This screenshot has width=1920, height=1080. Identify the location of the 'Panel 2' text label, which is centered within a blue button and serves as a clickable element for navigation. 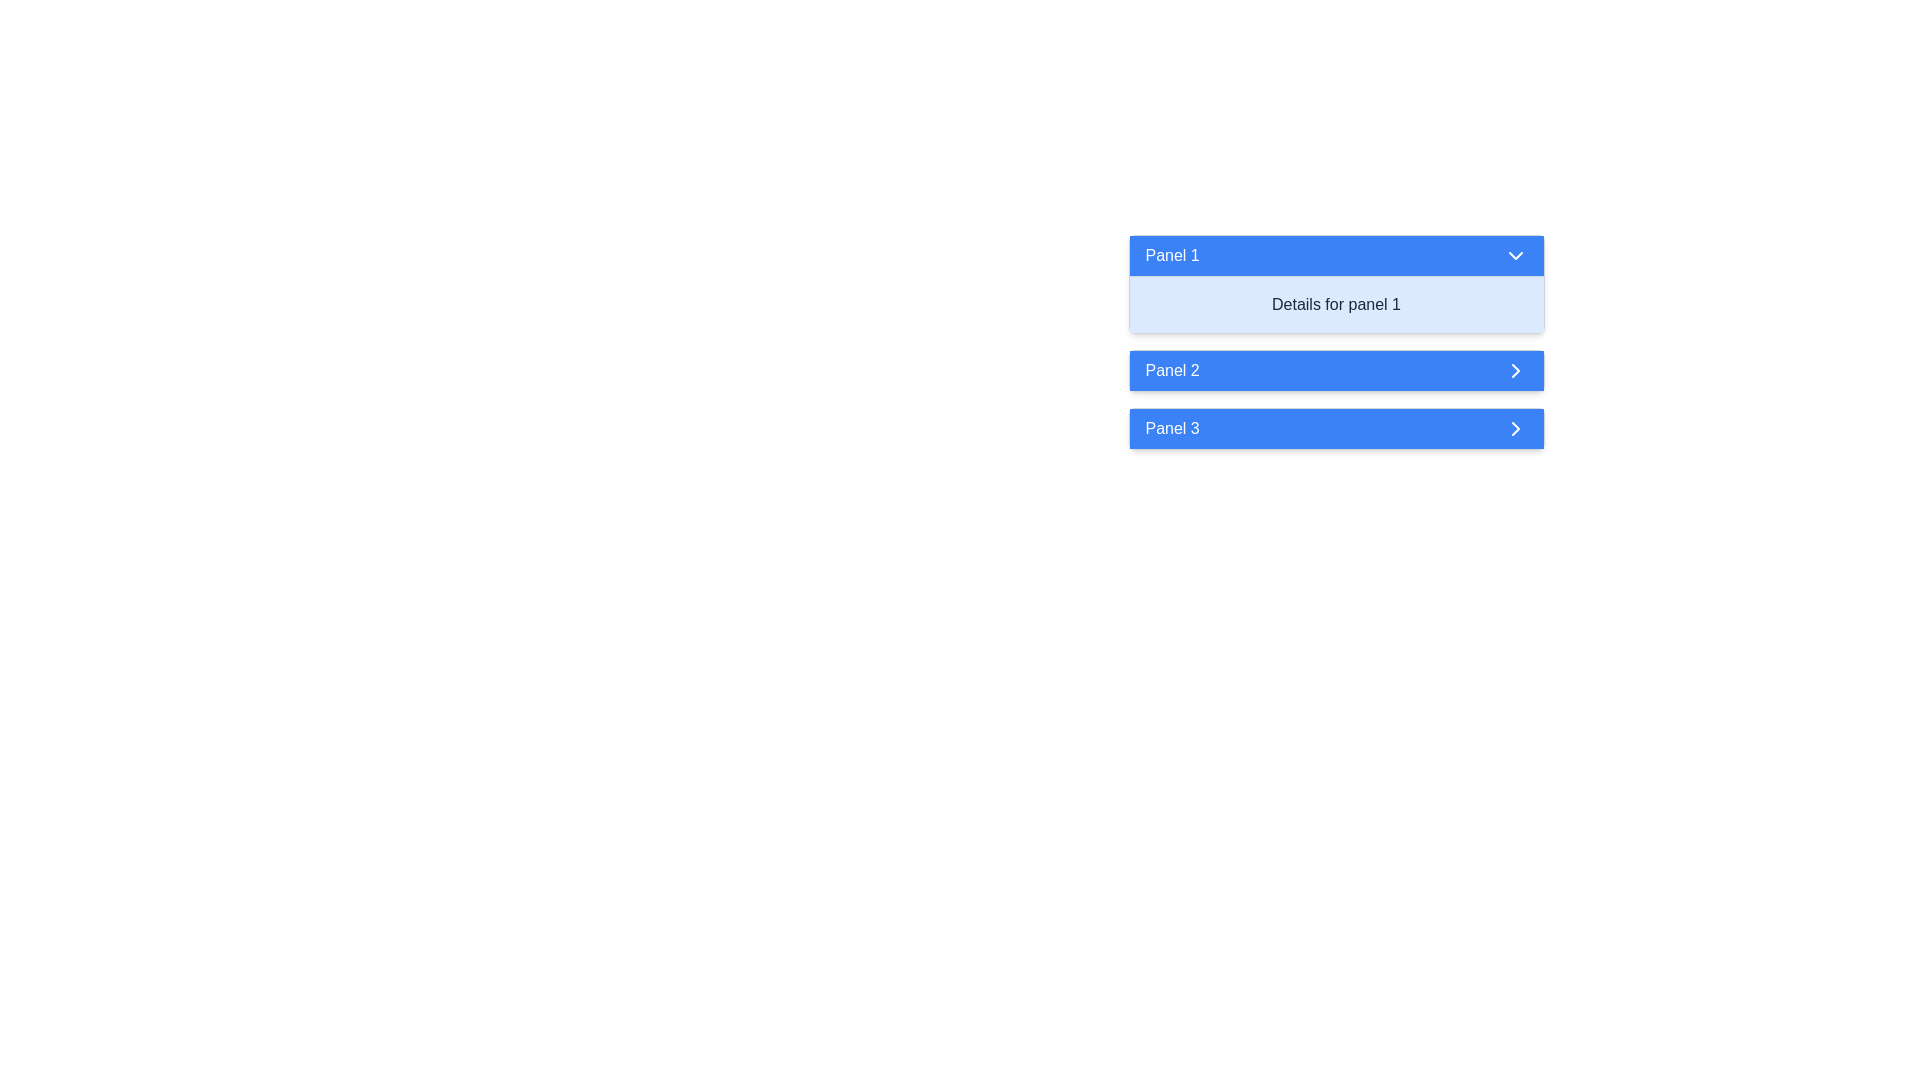
(1172, 370).